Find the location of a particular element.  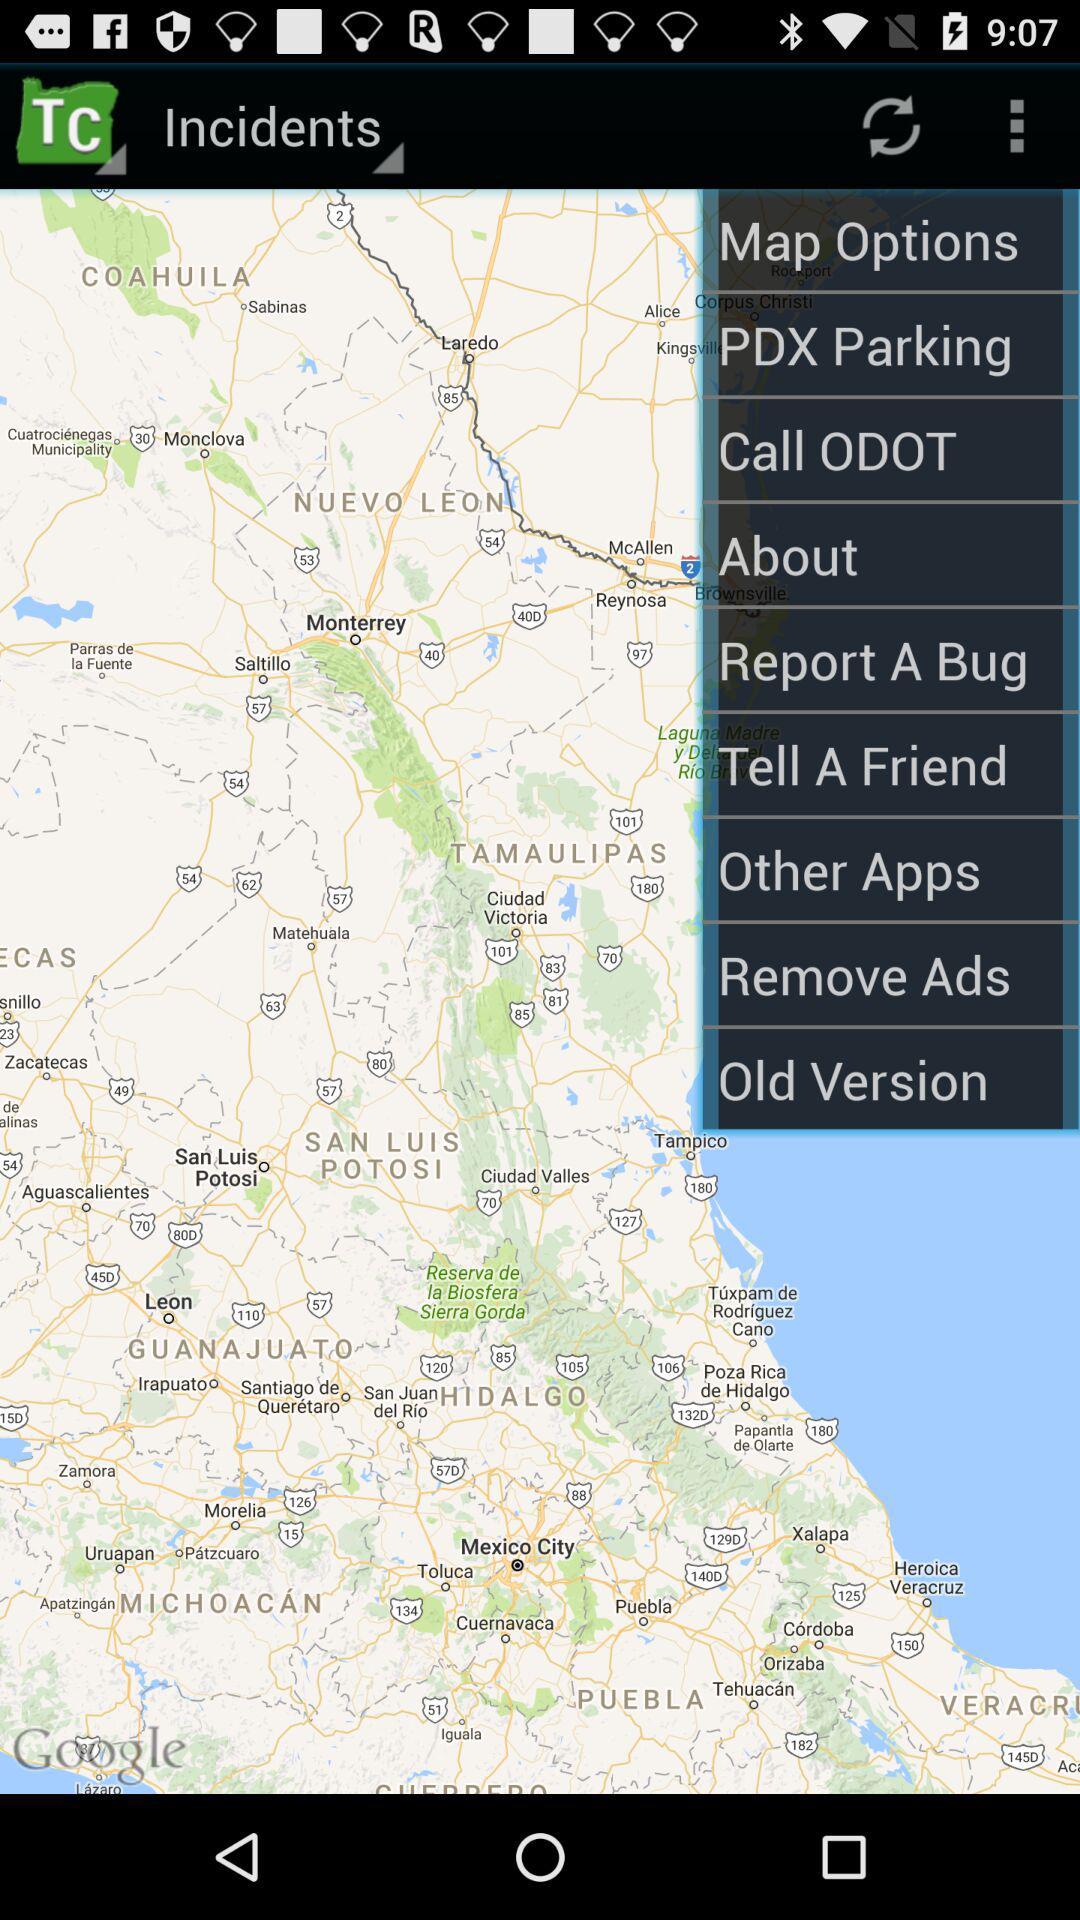

the about option is located at coordinates (889, 554).